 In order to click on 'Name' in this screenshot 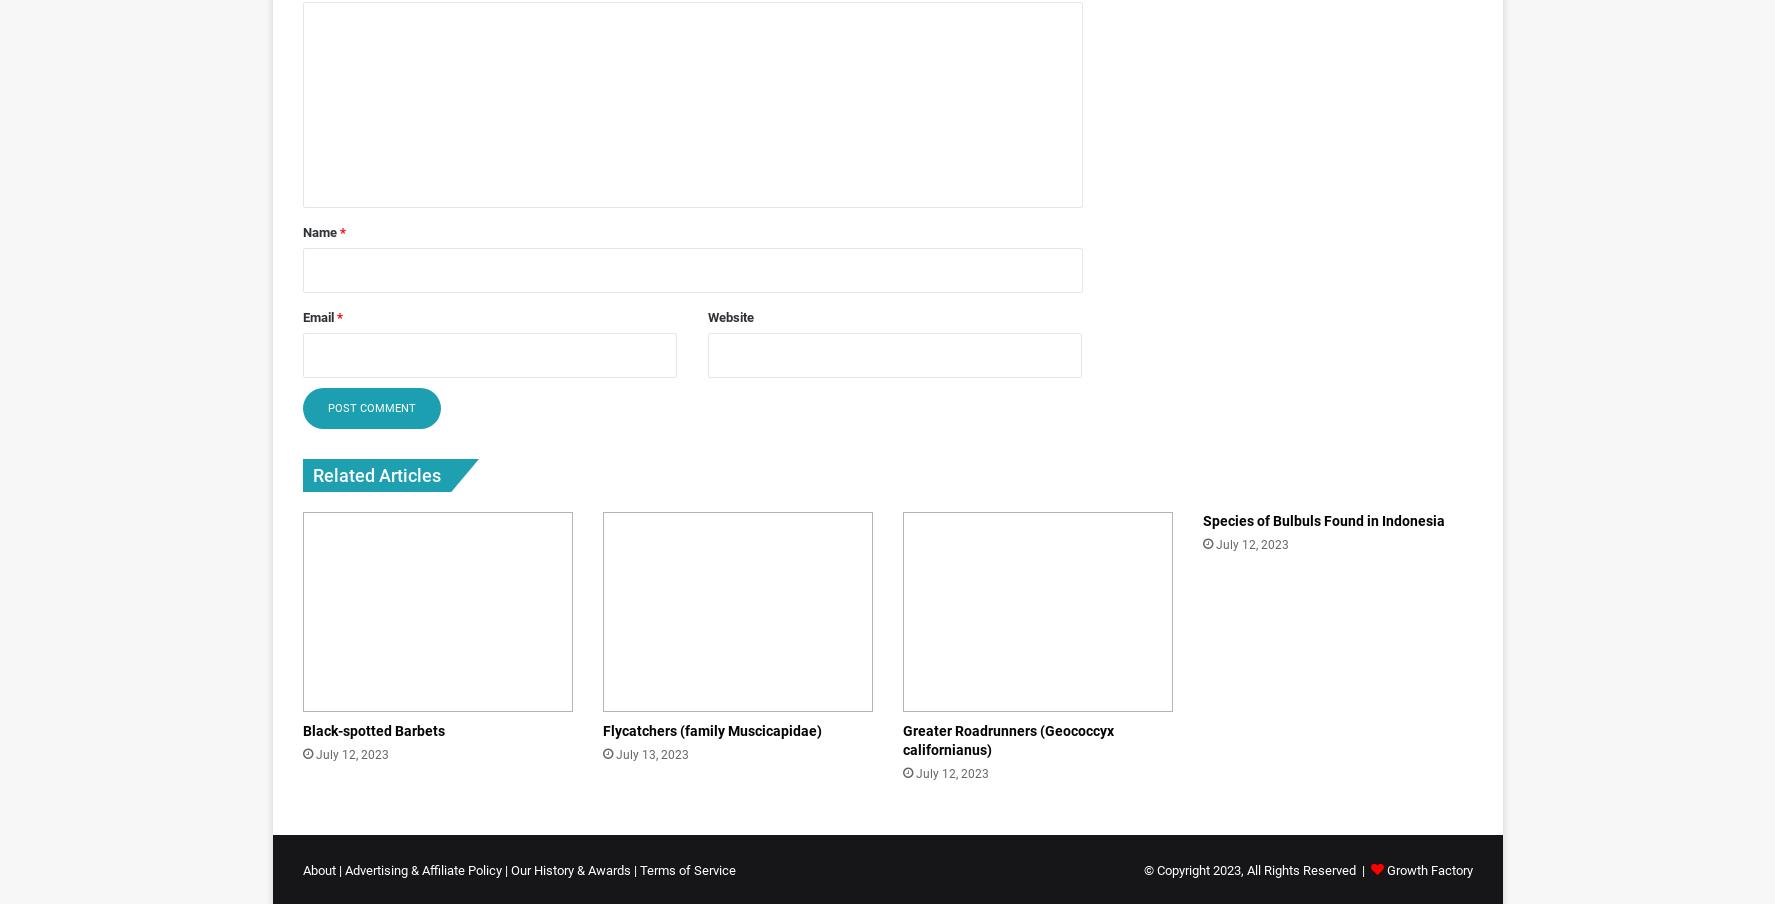, I will do `click(320, 230)`.